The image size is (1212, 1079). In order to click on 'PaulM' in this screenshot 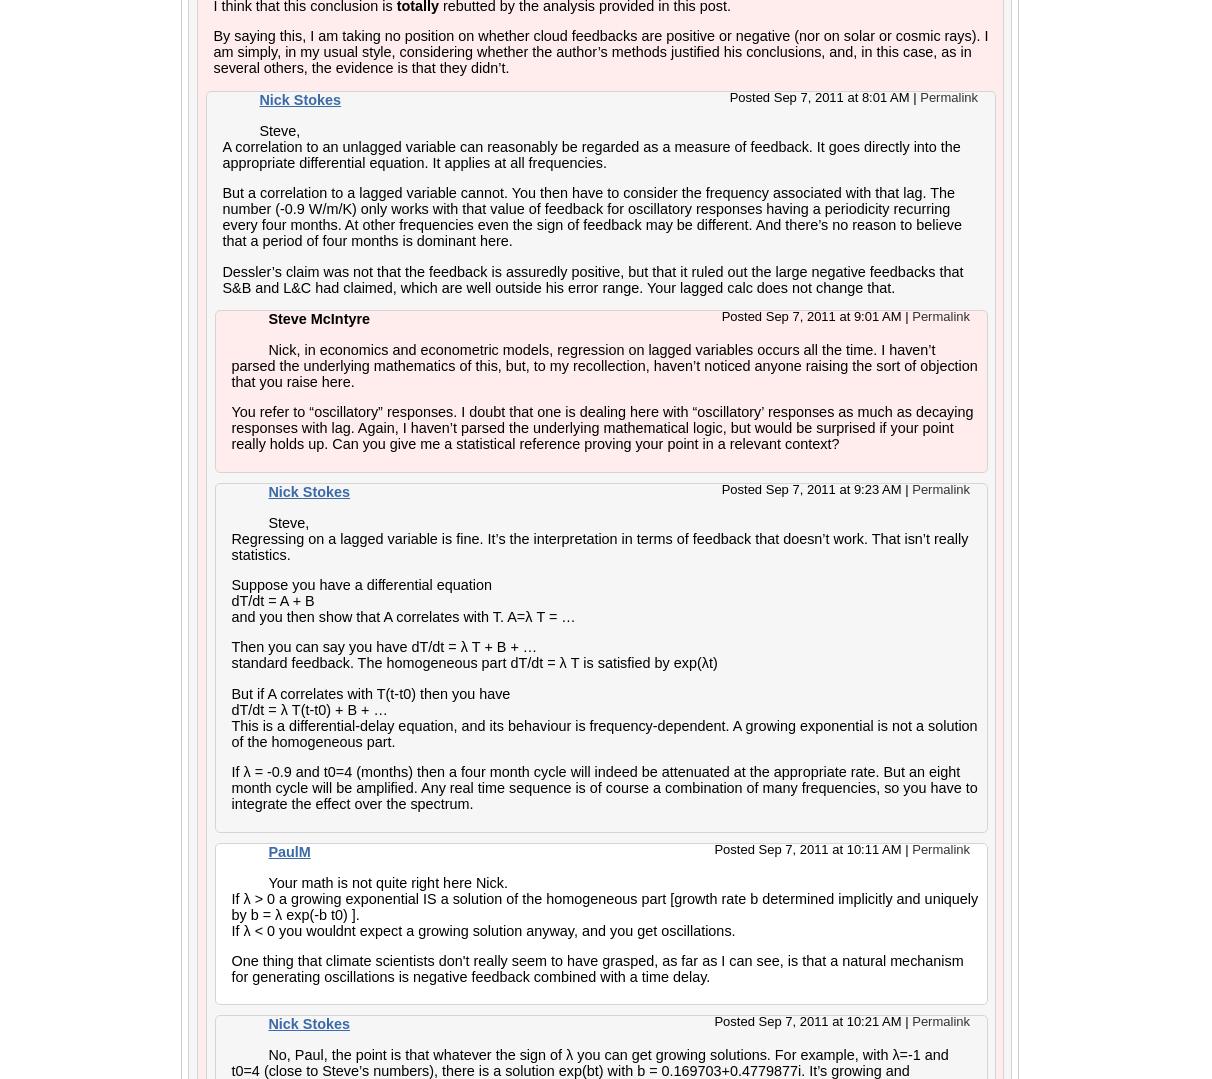, I will do `click(288, 851)`.